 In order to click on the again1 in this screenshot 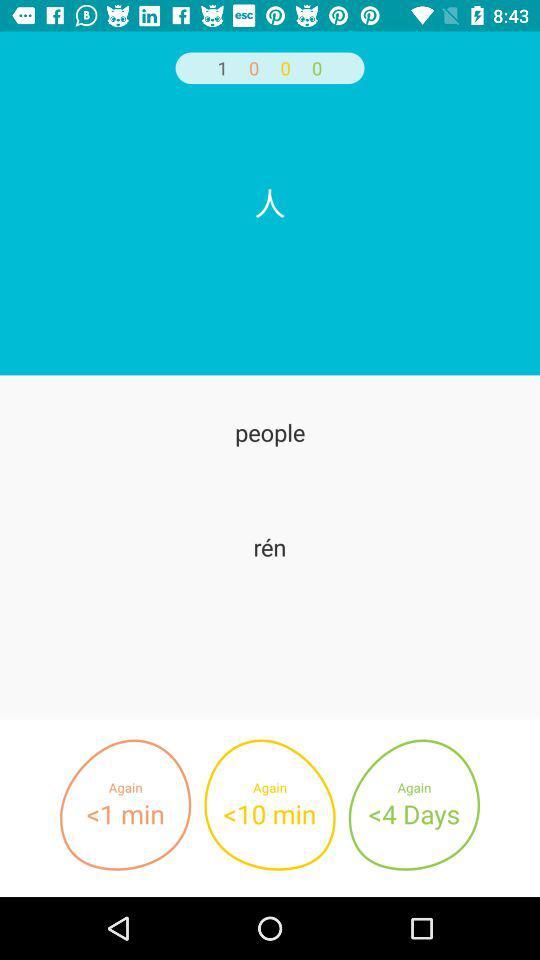, I will do `click(125, 805)`.